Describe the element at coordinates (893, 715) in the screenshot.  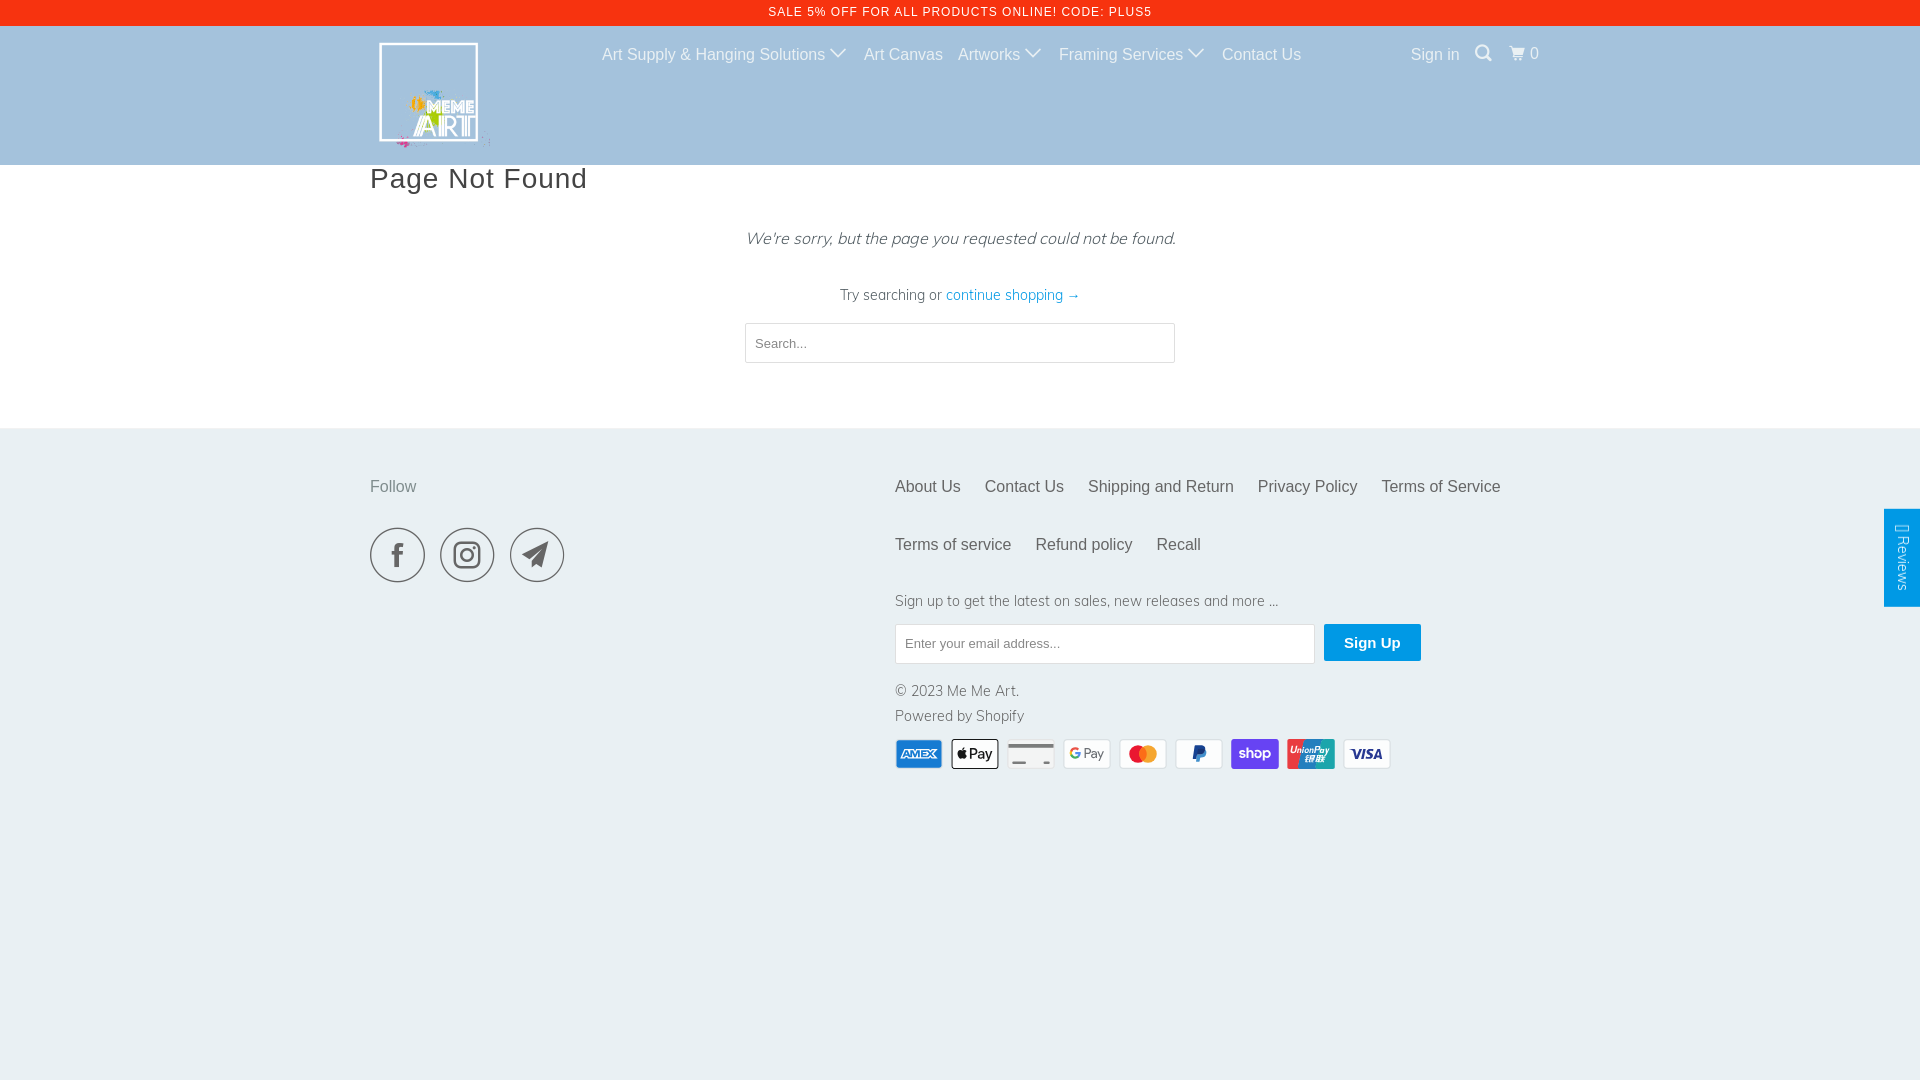
I see `'Powered by Shopify'` at that location.